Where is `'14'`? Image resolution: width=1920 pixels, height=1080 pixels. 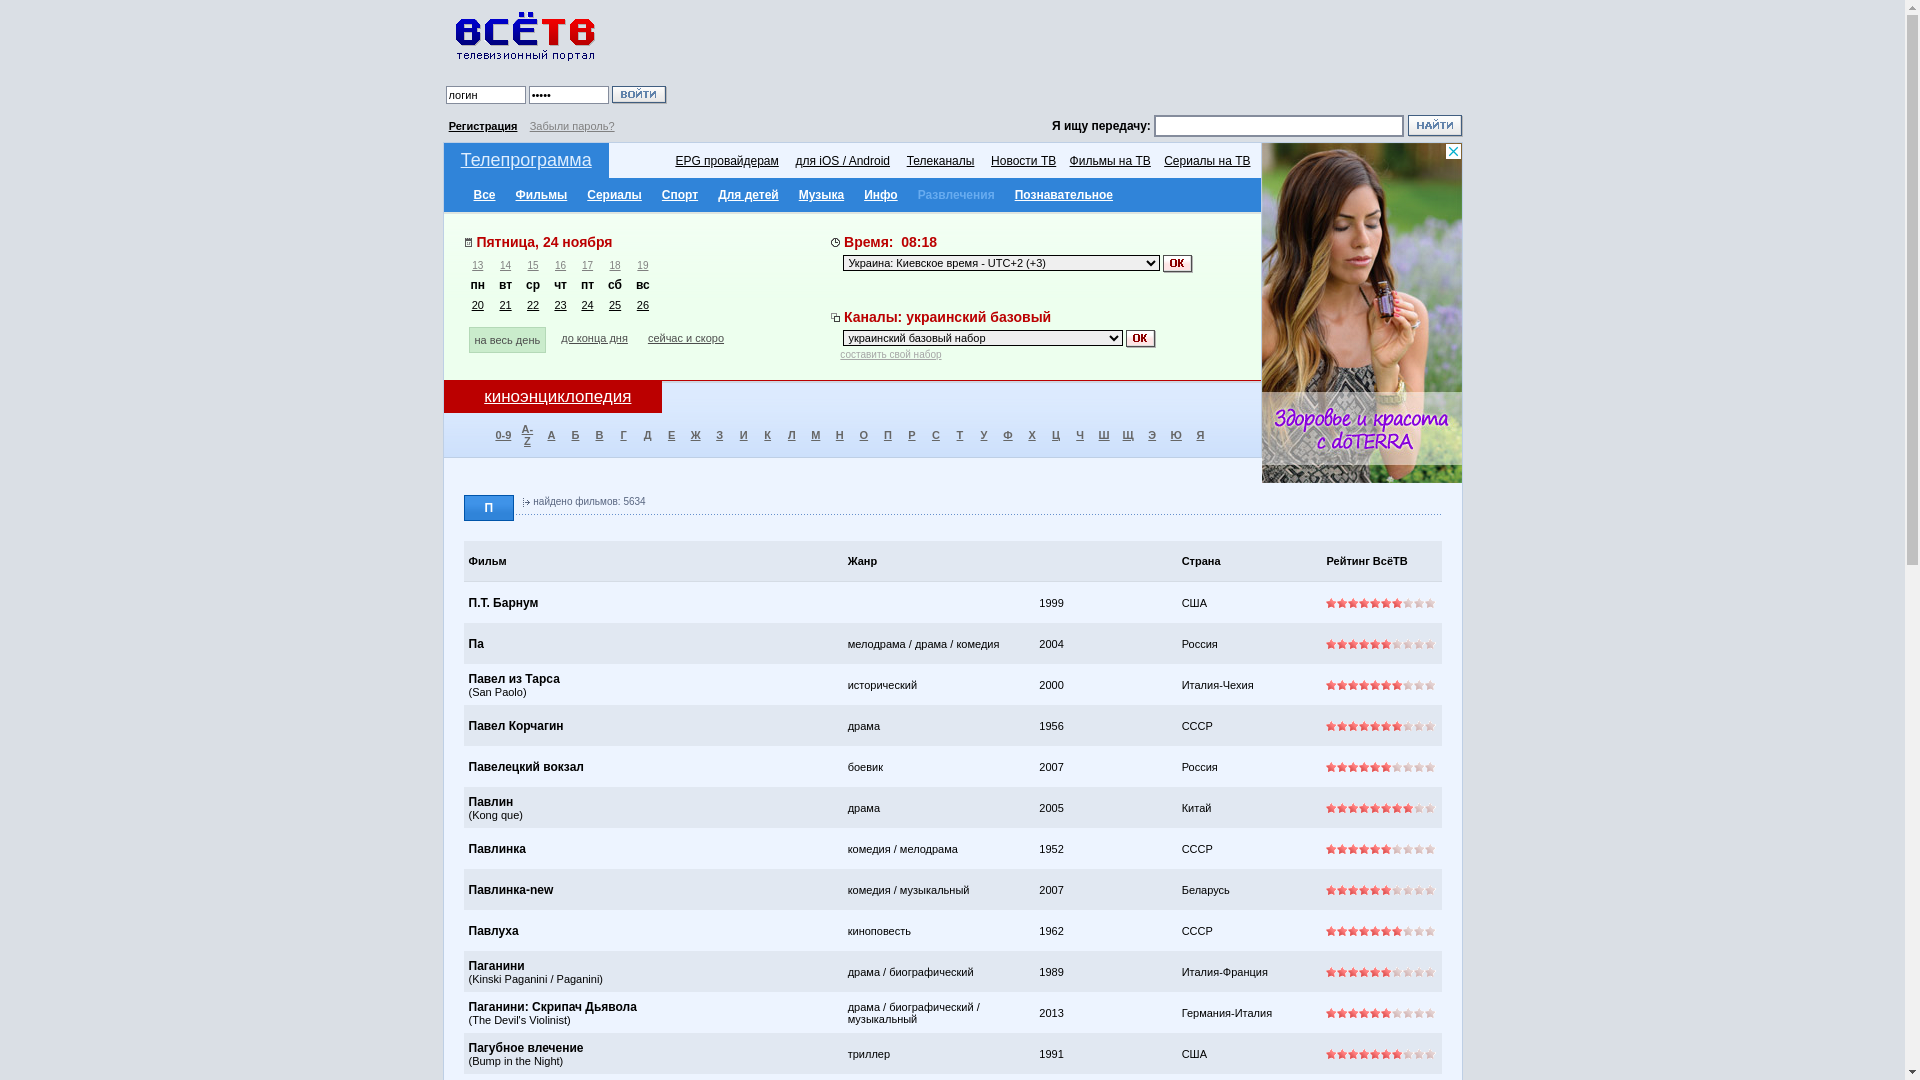
'14' is located at coordinates (505, 264).